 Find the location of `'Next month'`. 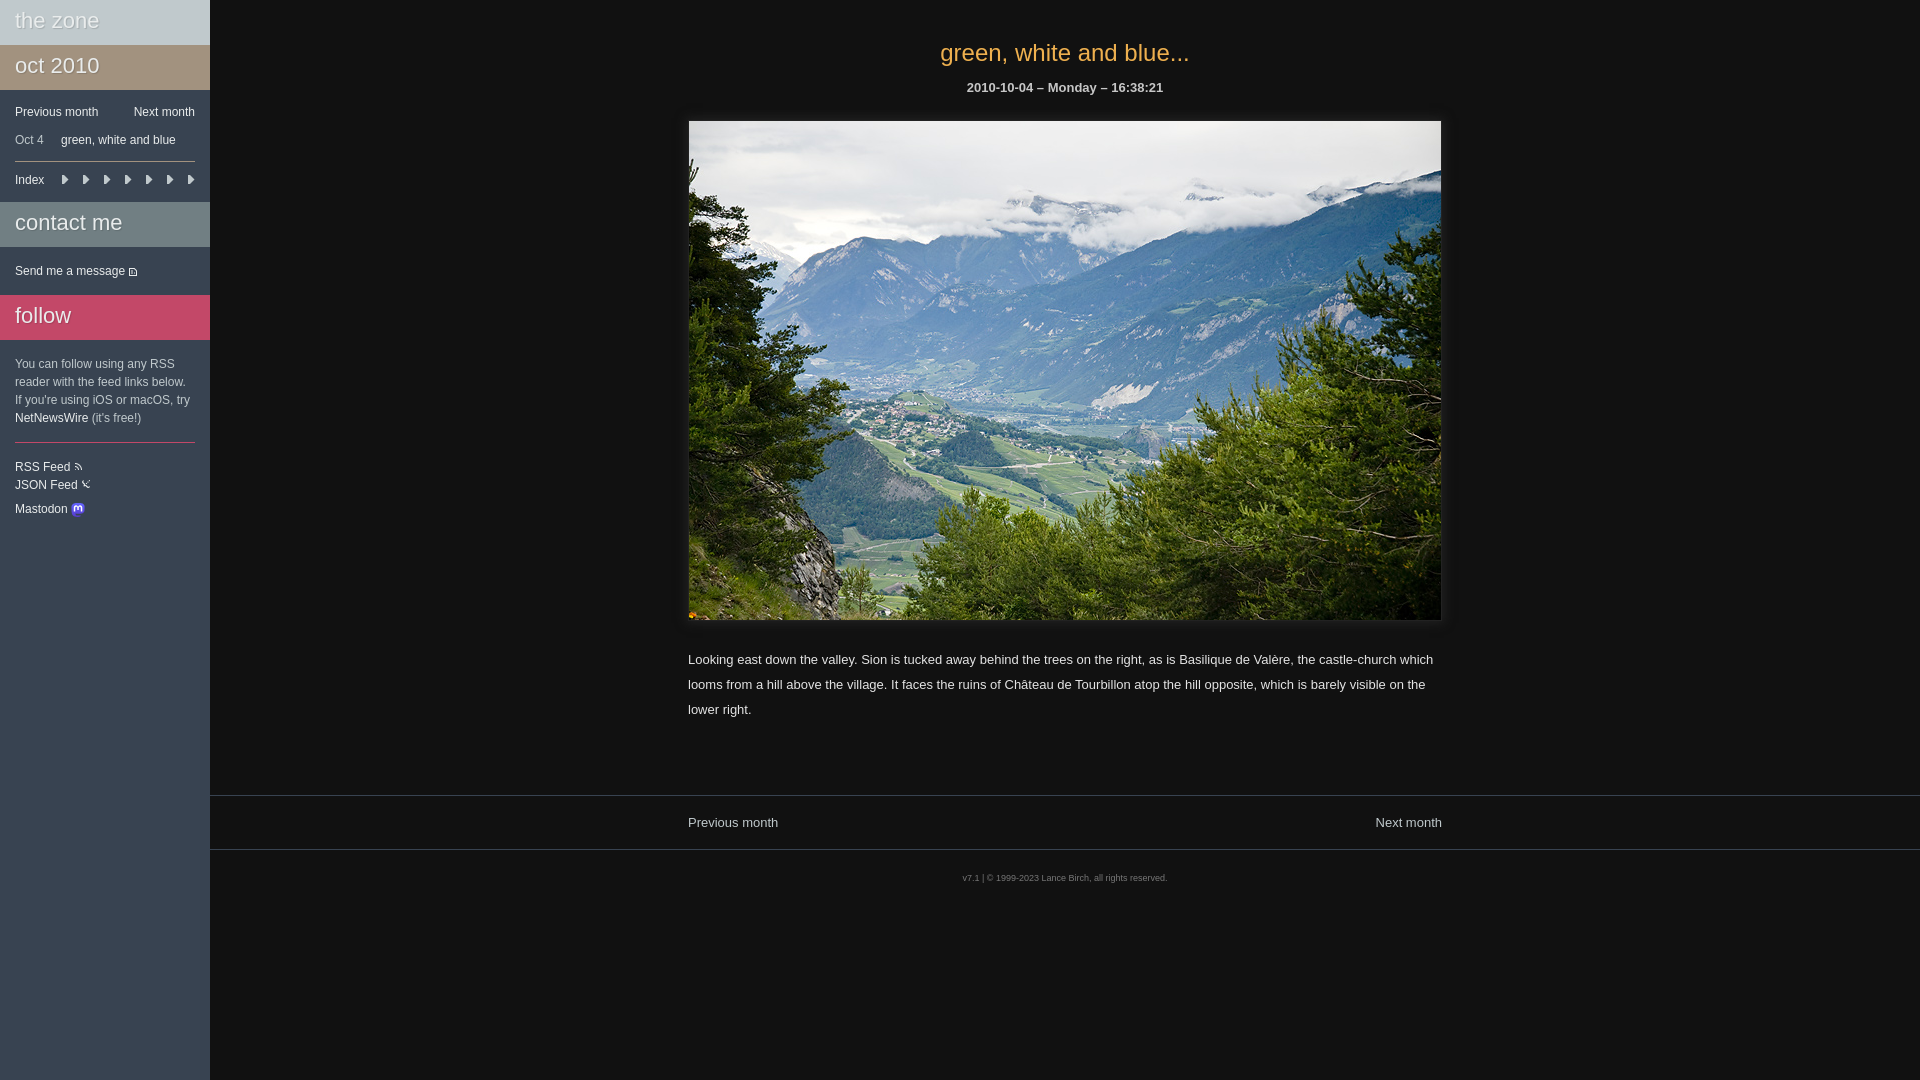

'Next month' is located at coordinates (154, 111).